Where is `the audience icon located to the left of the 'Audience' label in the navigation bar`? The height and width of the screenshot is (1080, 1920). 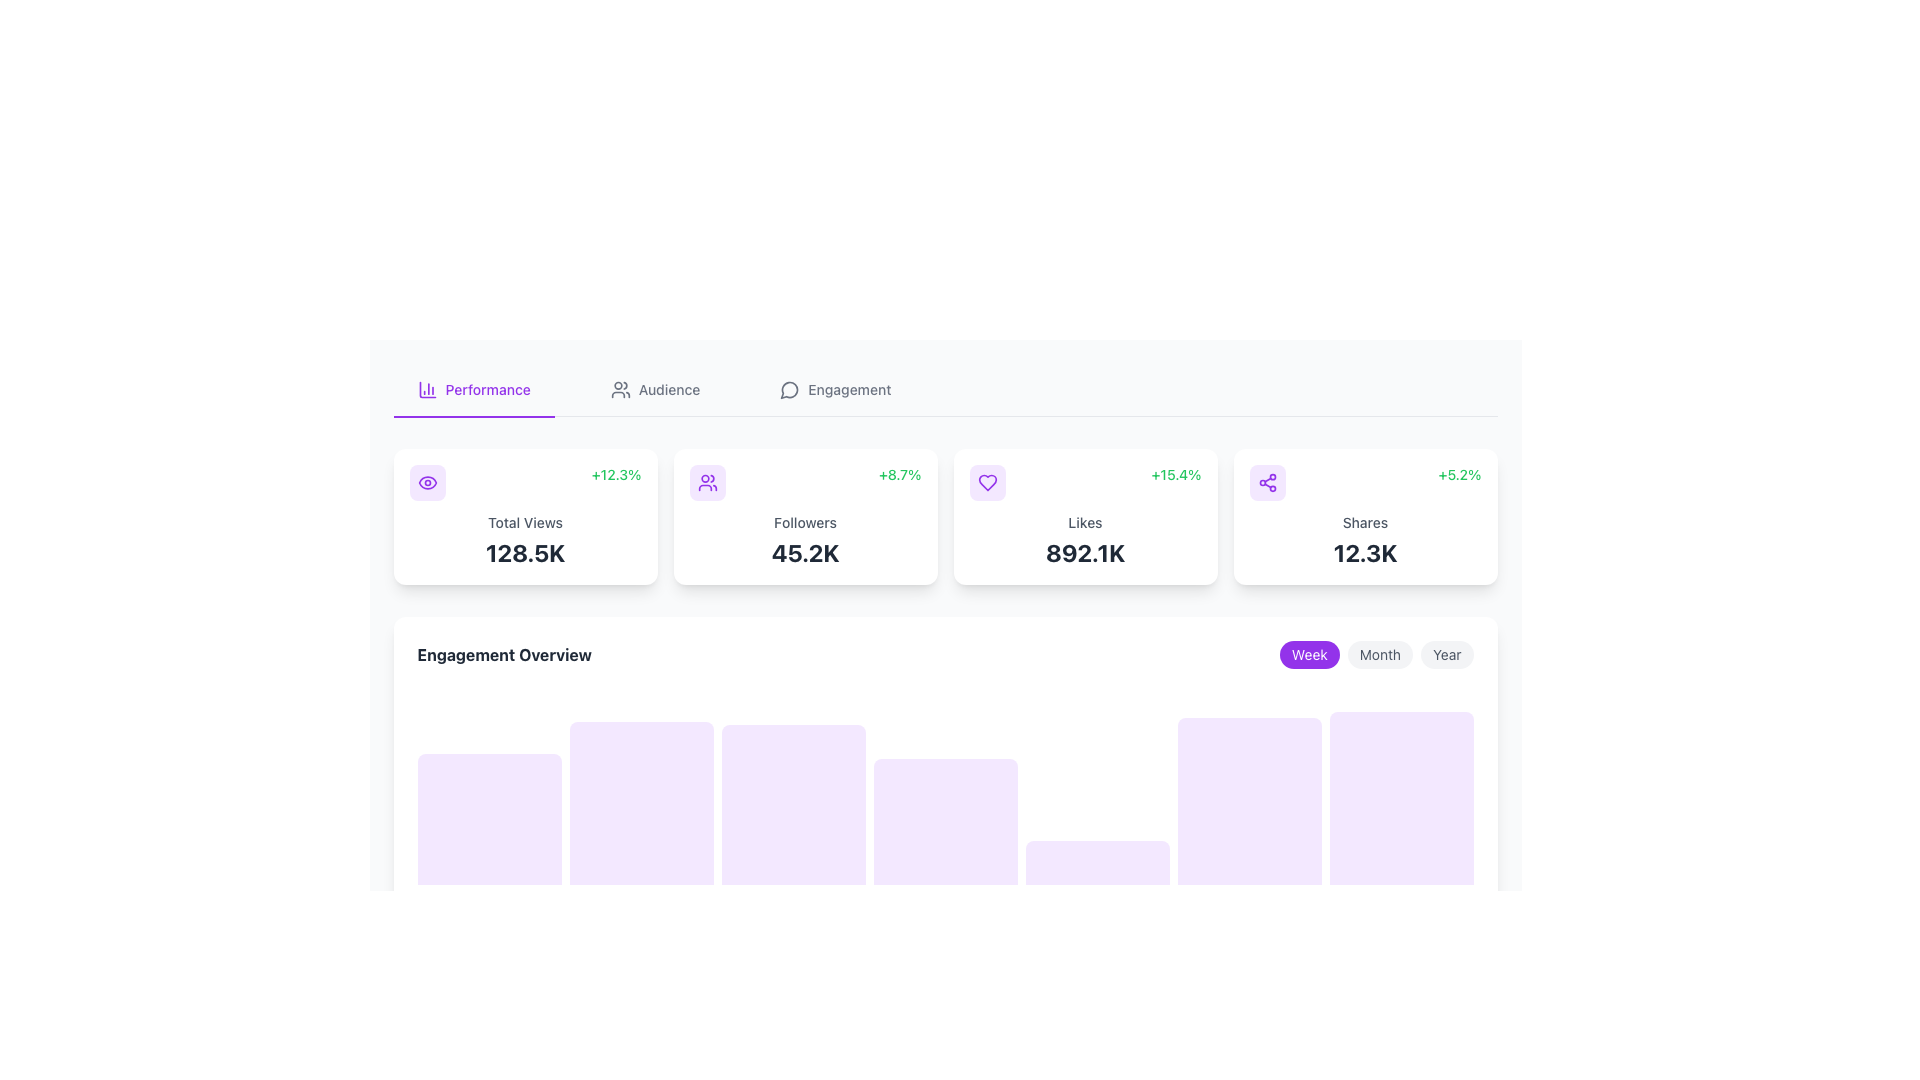
the audience icon located to the left of the 'Audience' label in the navigation bar is located at coordinates (619, 389).